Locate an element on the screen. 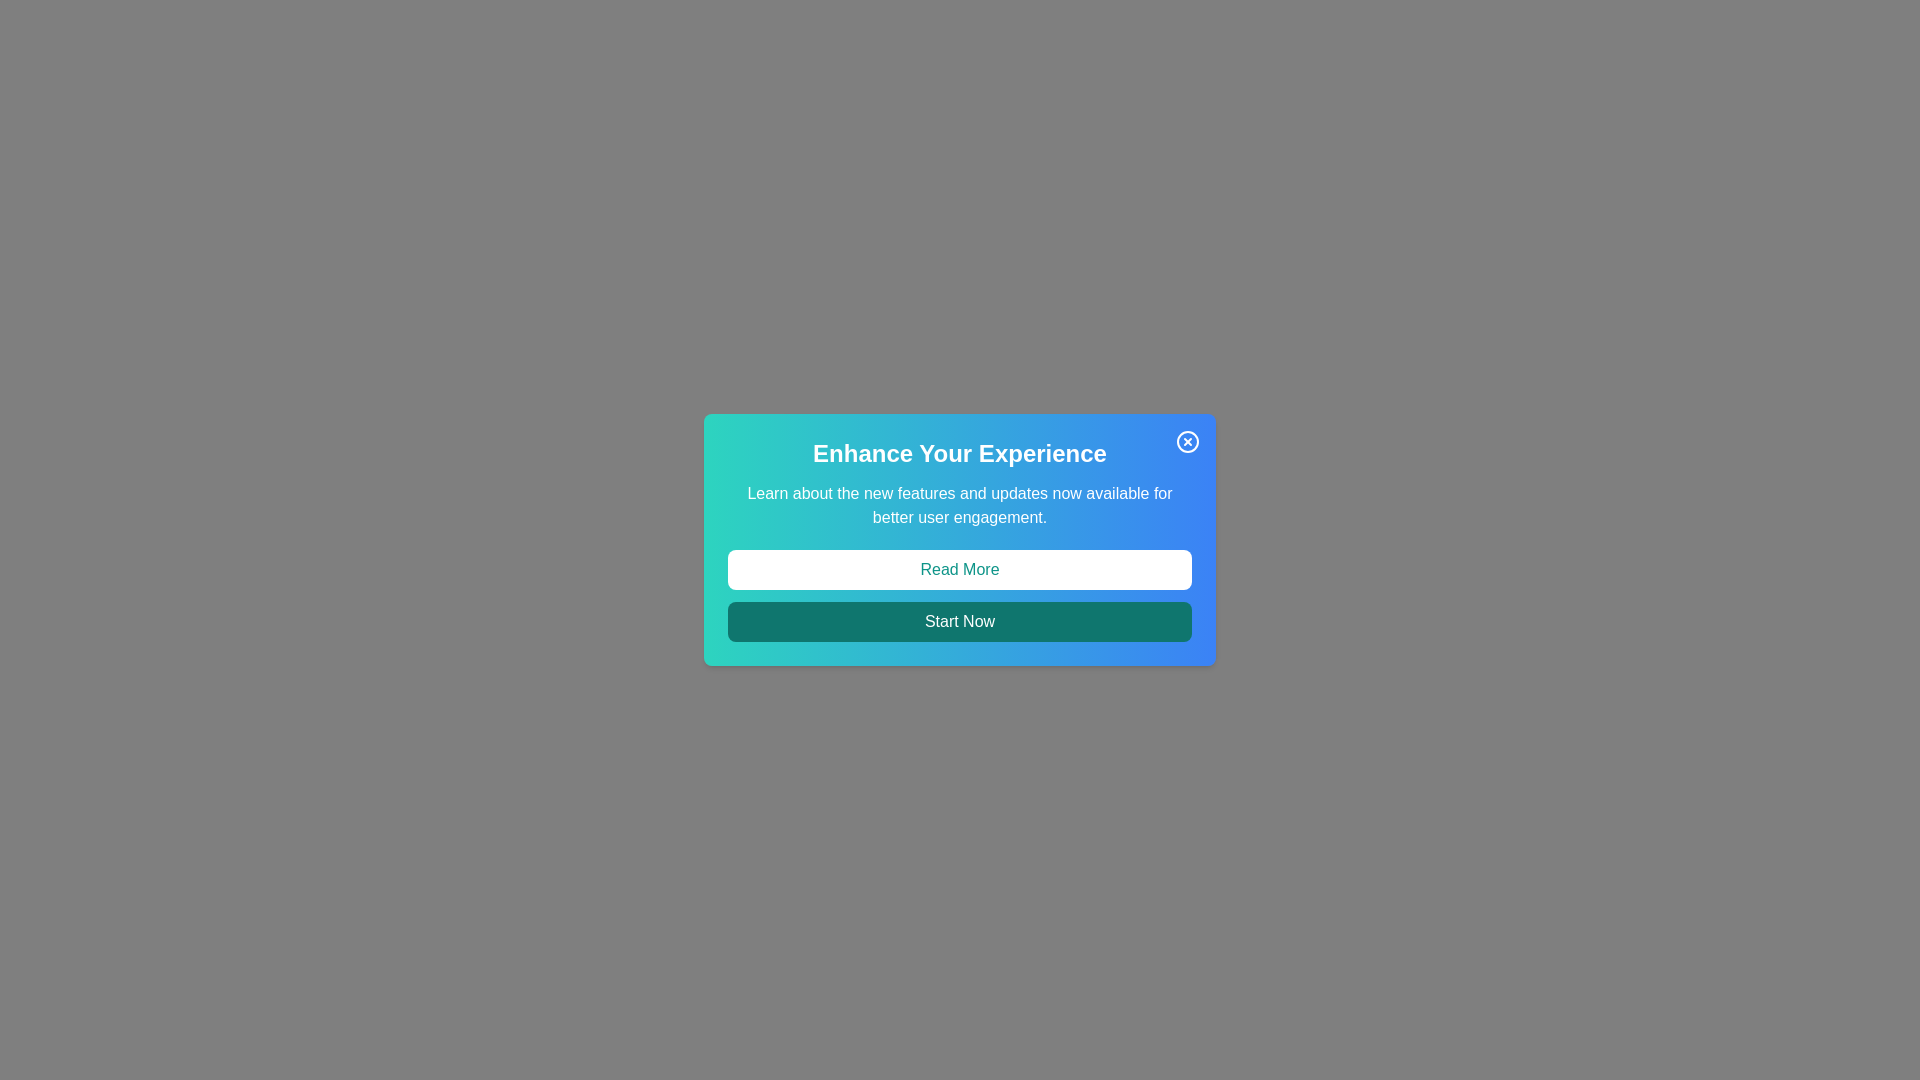  the close button of the dialog to close it is located at coordinates (1188, 441).